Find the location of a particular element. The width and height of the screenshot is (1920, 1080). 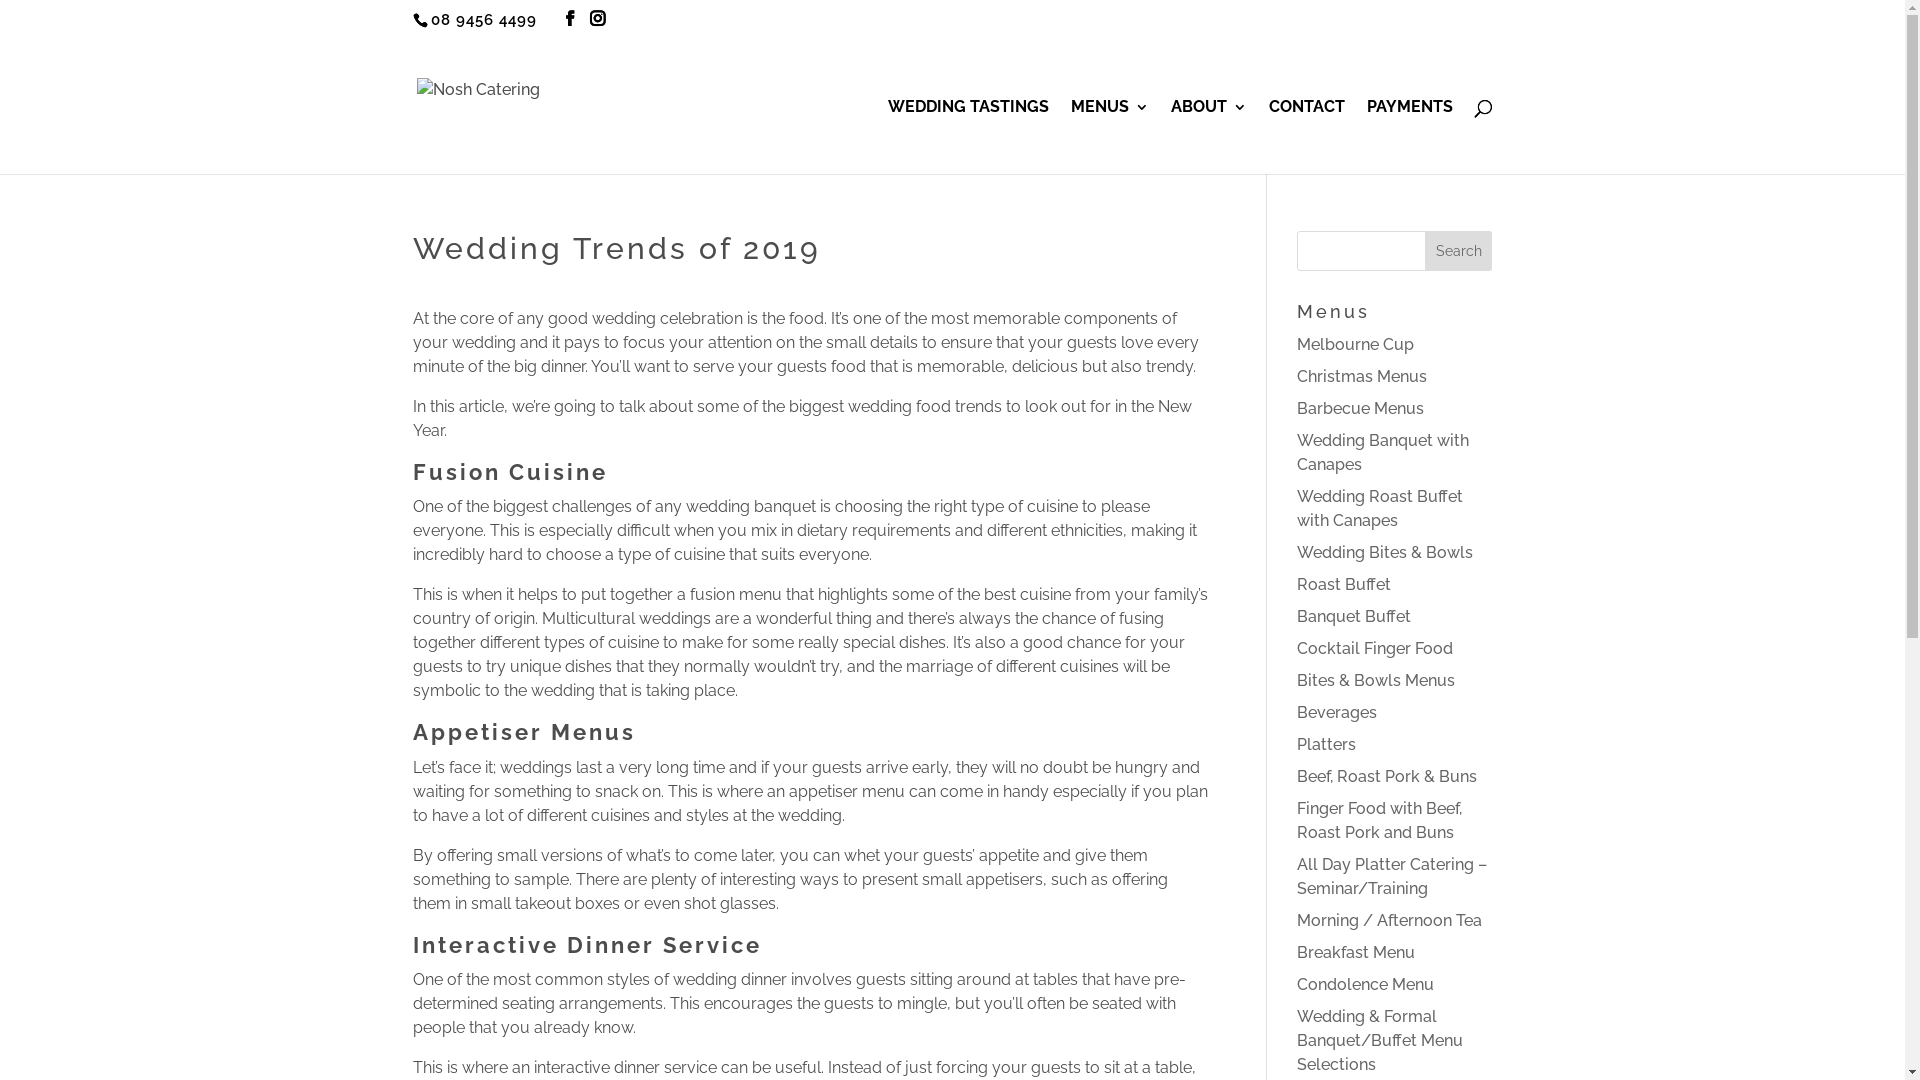

'Wedding & Formal Banquet/Buffet Menu Selections' is located at coordinates (1379, 1039).